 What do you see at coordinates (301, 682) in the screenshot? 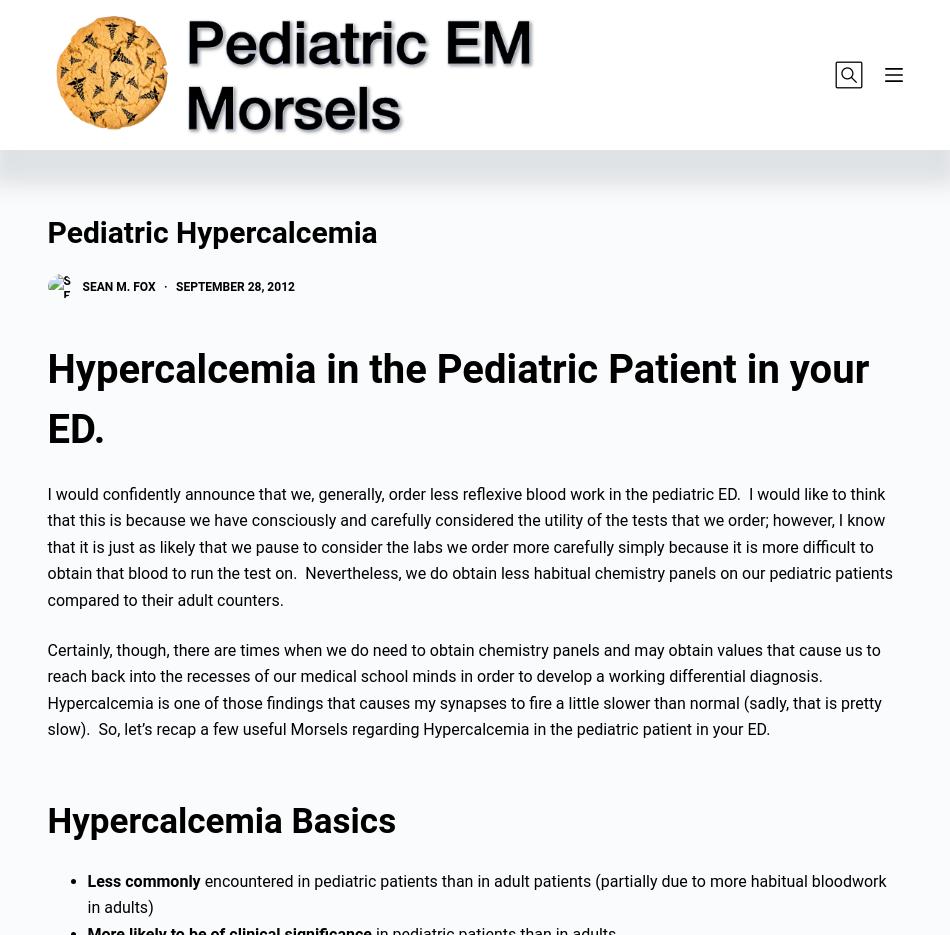
I see `'Disclaimer'` at bounding box center [301, 682].